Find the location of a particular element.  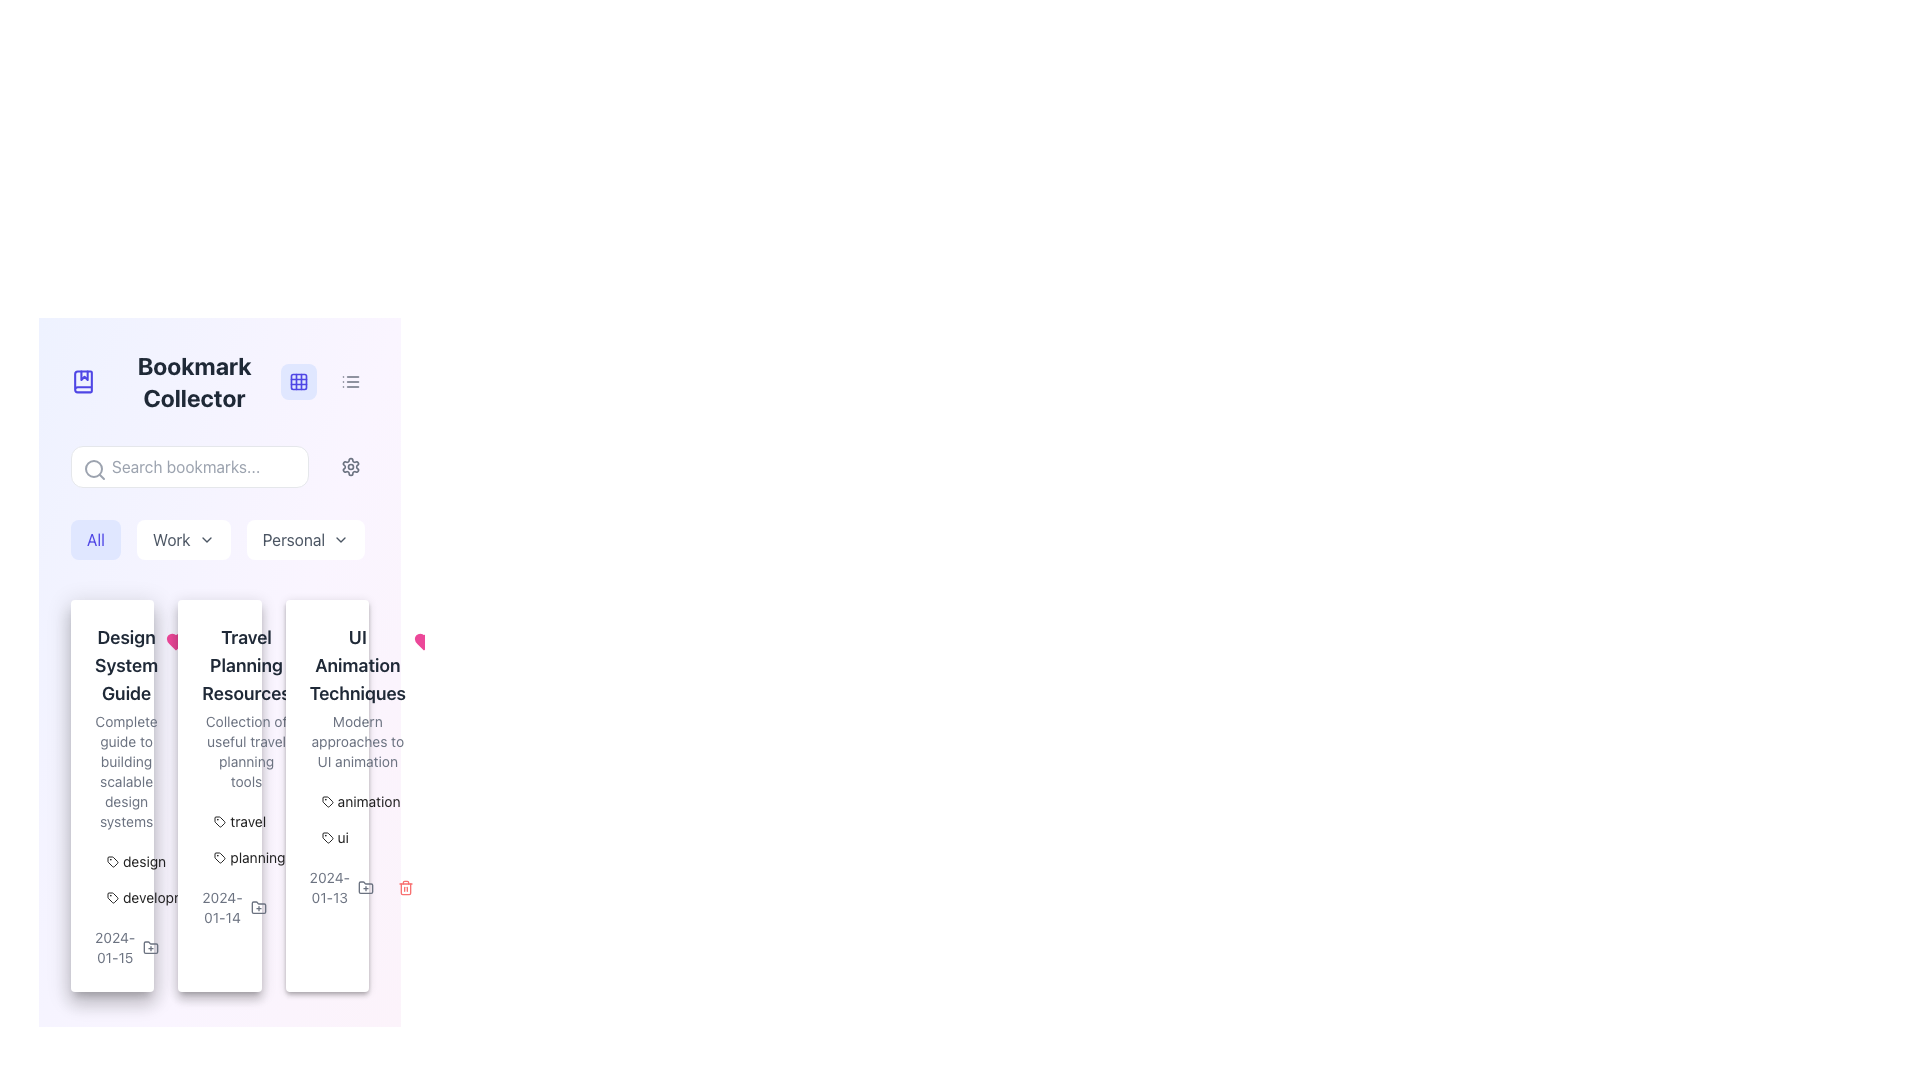

the circular button with a folder icon below the '2024-01-13' date text in the 'UI Animation Techniques' card is located at coordinates (365, 886).